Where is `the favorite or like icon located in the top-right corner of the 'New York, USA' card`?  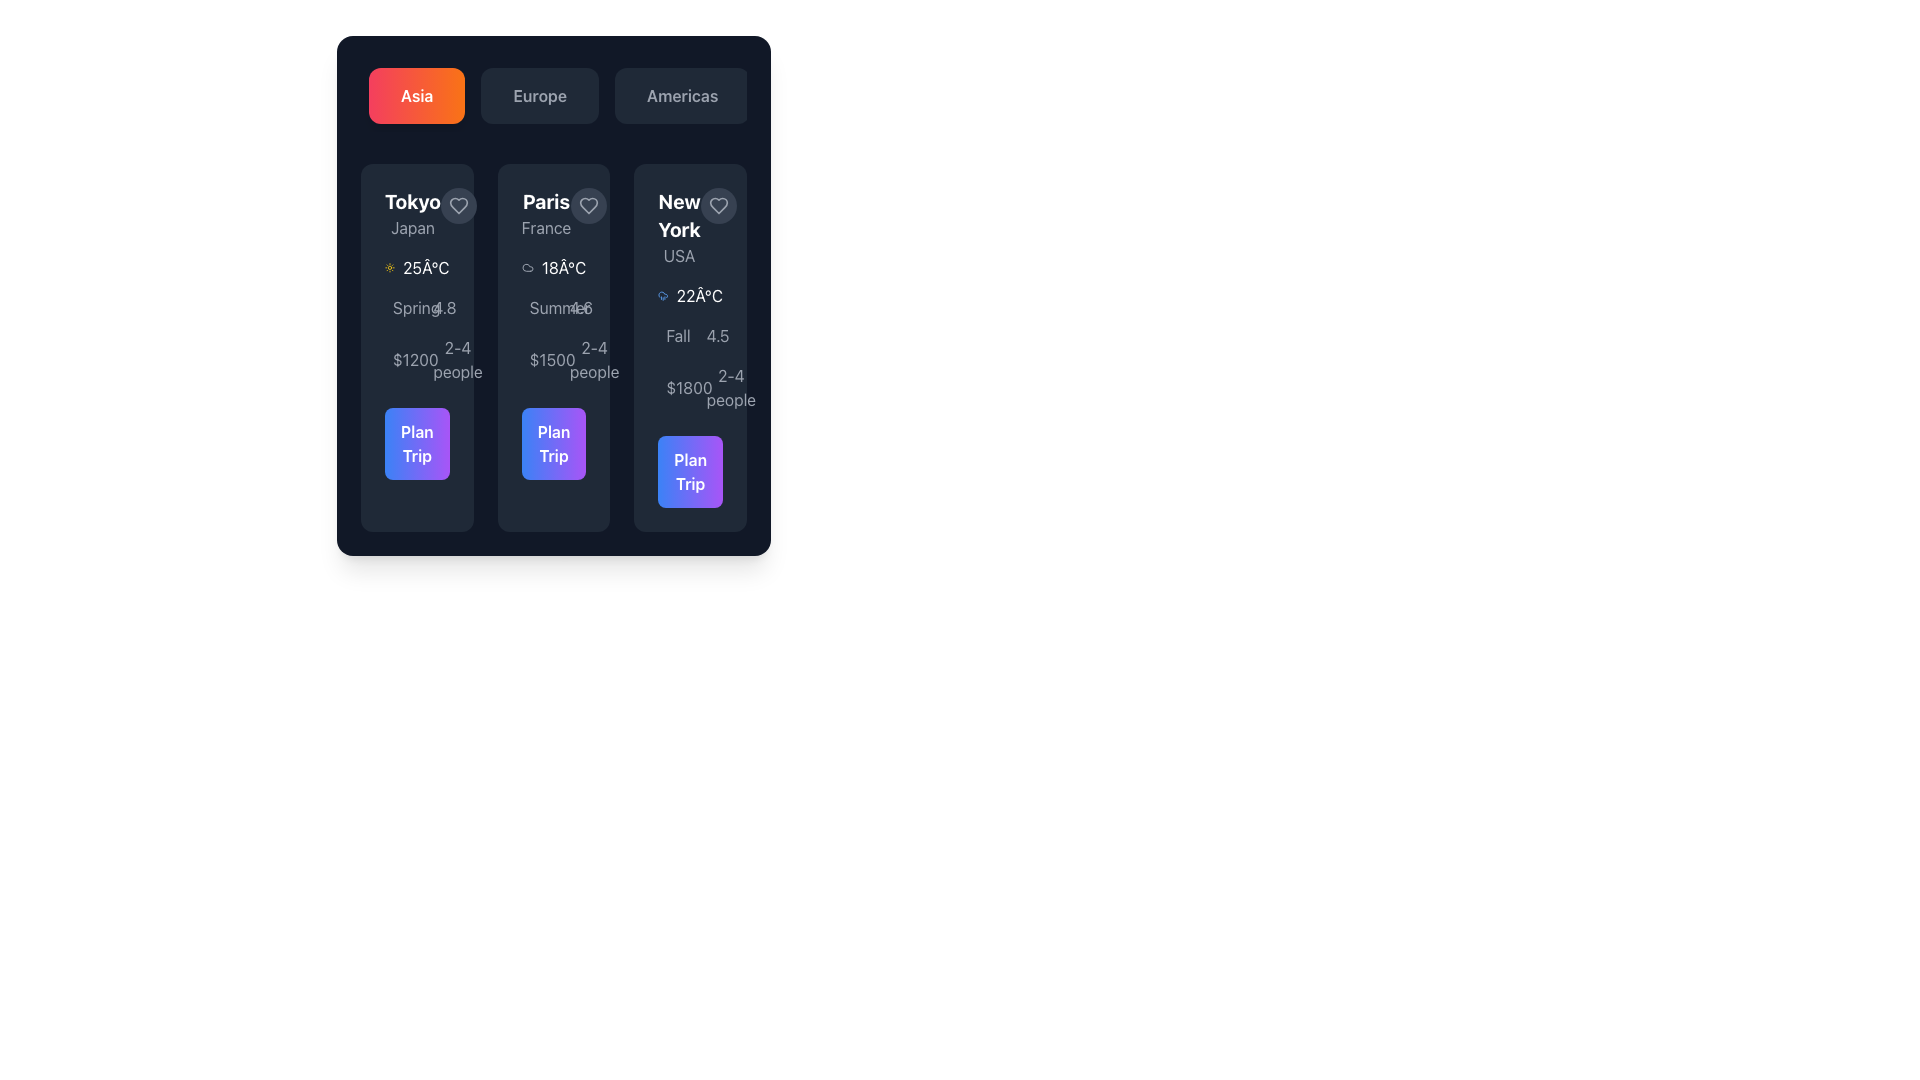
the favorite or like icon located in the top-right corner of the 'New York, USA' card is located at coordinates (718, 205).